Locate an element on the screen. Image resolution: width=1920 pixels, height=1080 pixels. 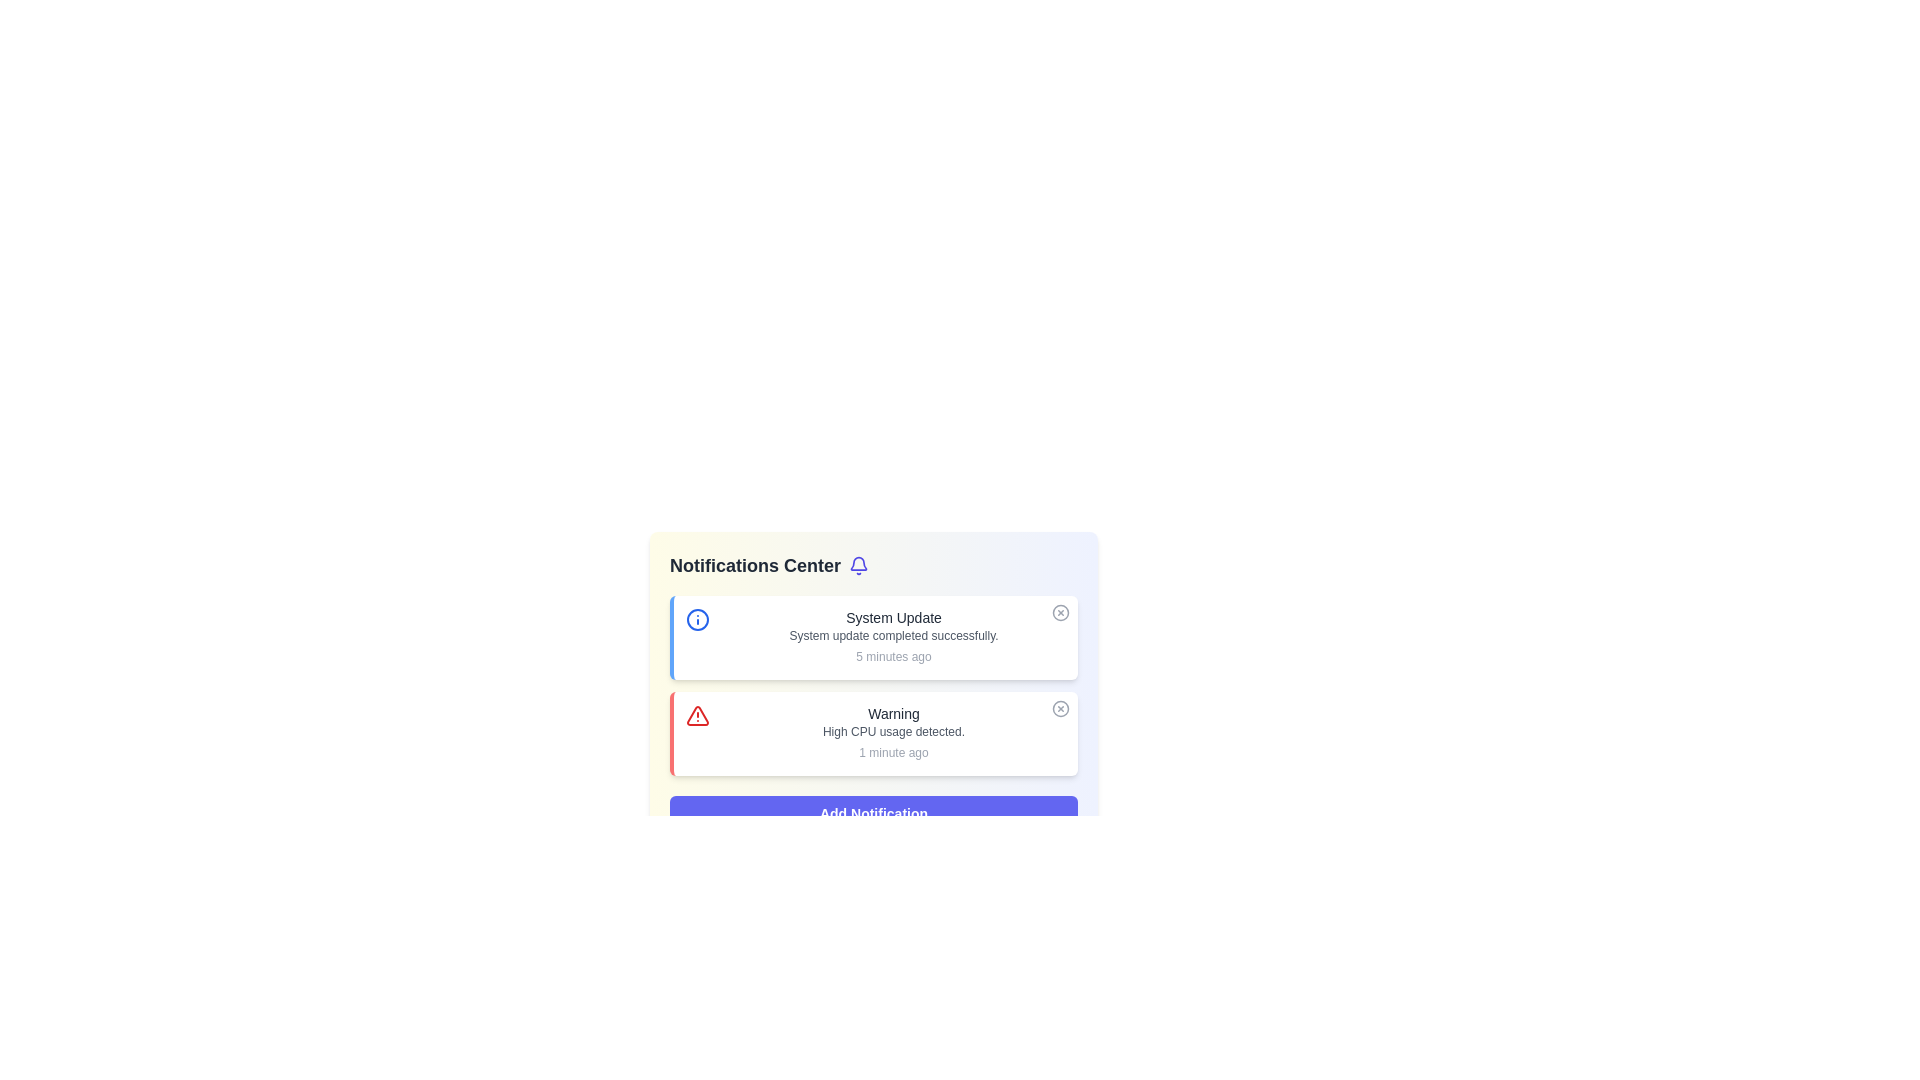
the text label displaying '5 minutes ago', which is located below the 'System update completed successfully.' message in the notification box is located at coordinates (892, 656).